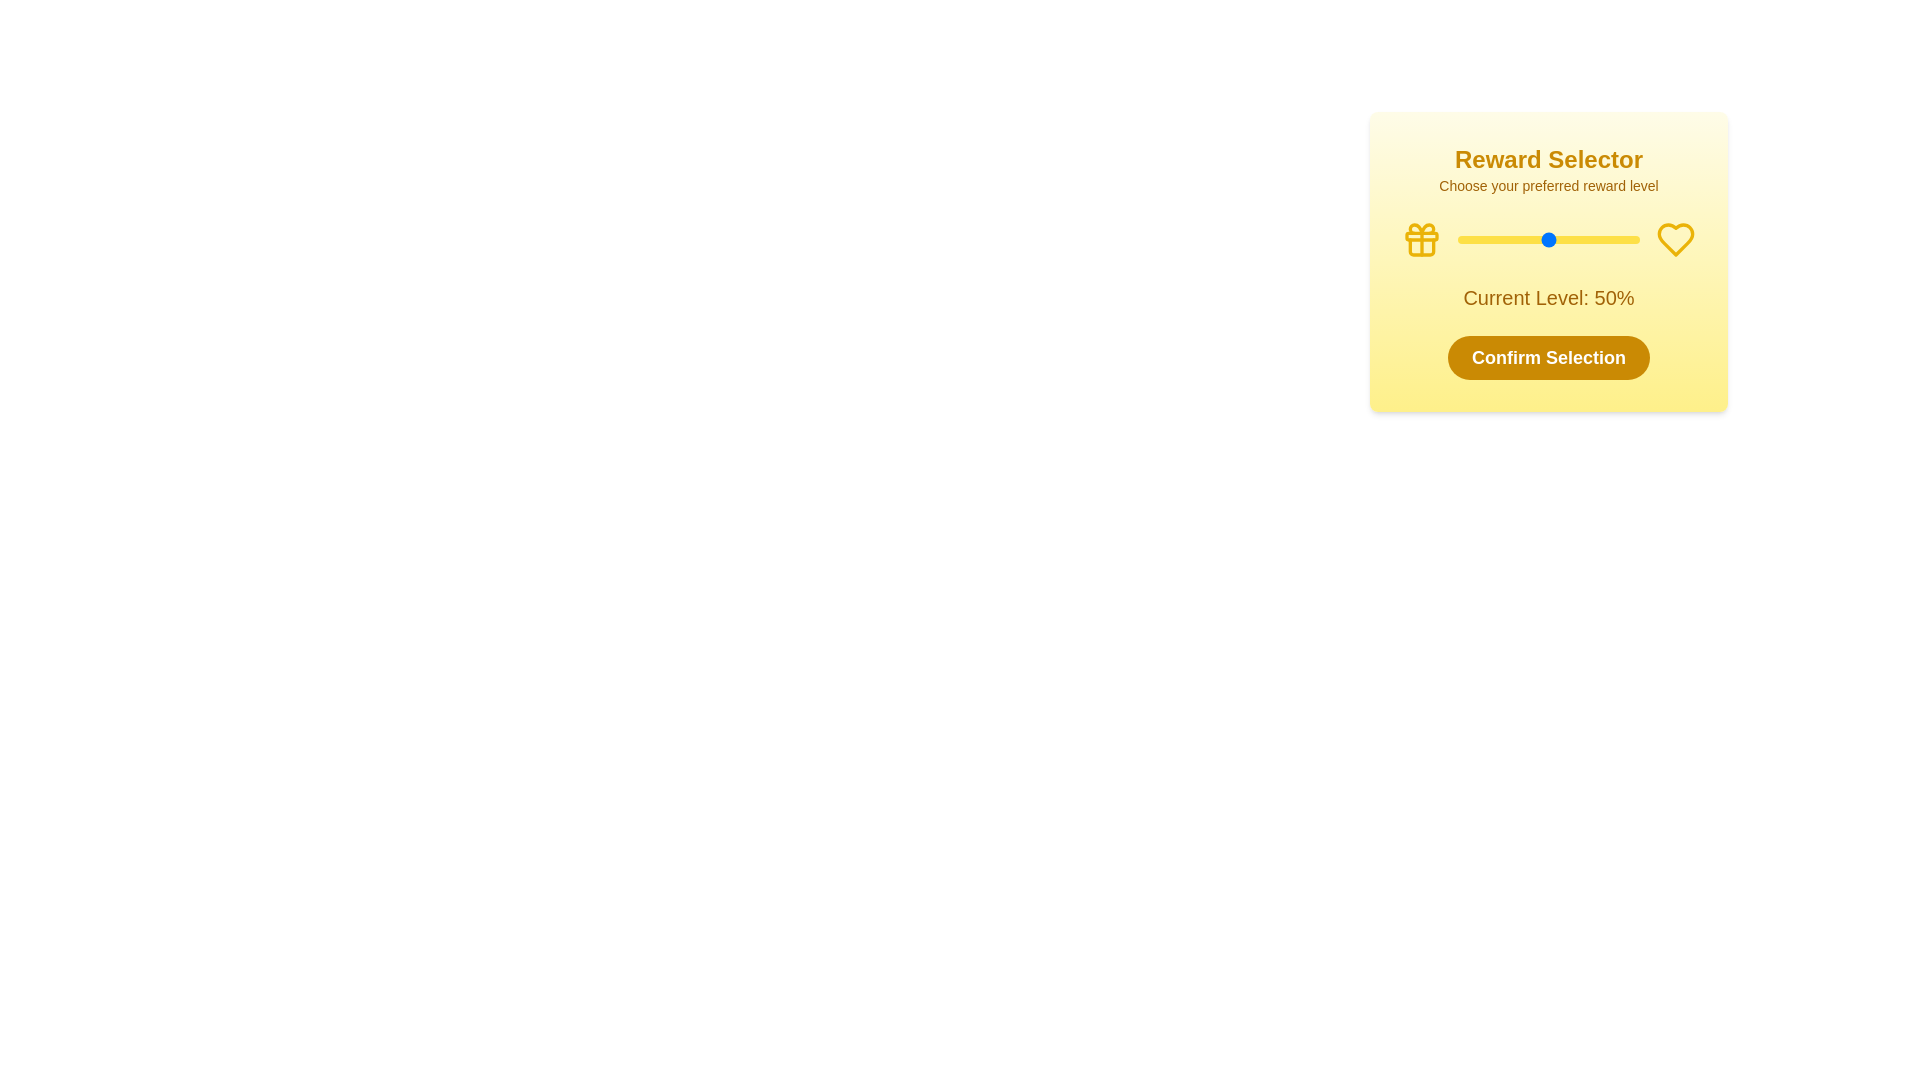 This screenshot has width=1920, height=1080. Describe the element at coordinates (1548, 272) in the screenshot. I see `the 'Confirm Selection' button in the 'Reward Selector' modal box` at that location.